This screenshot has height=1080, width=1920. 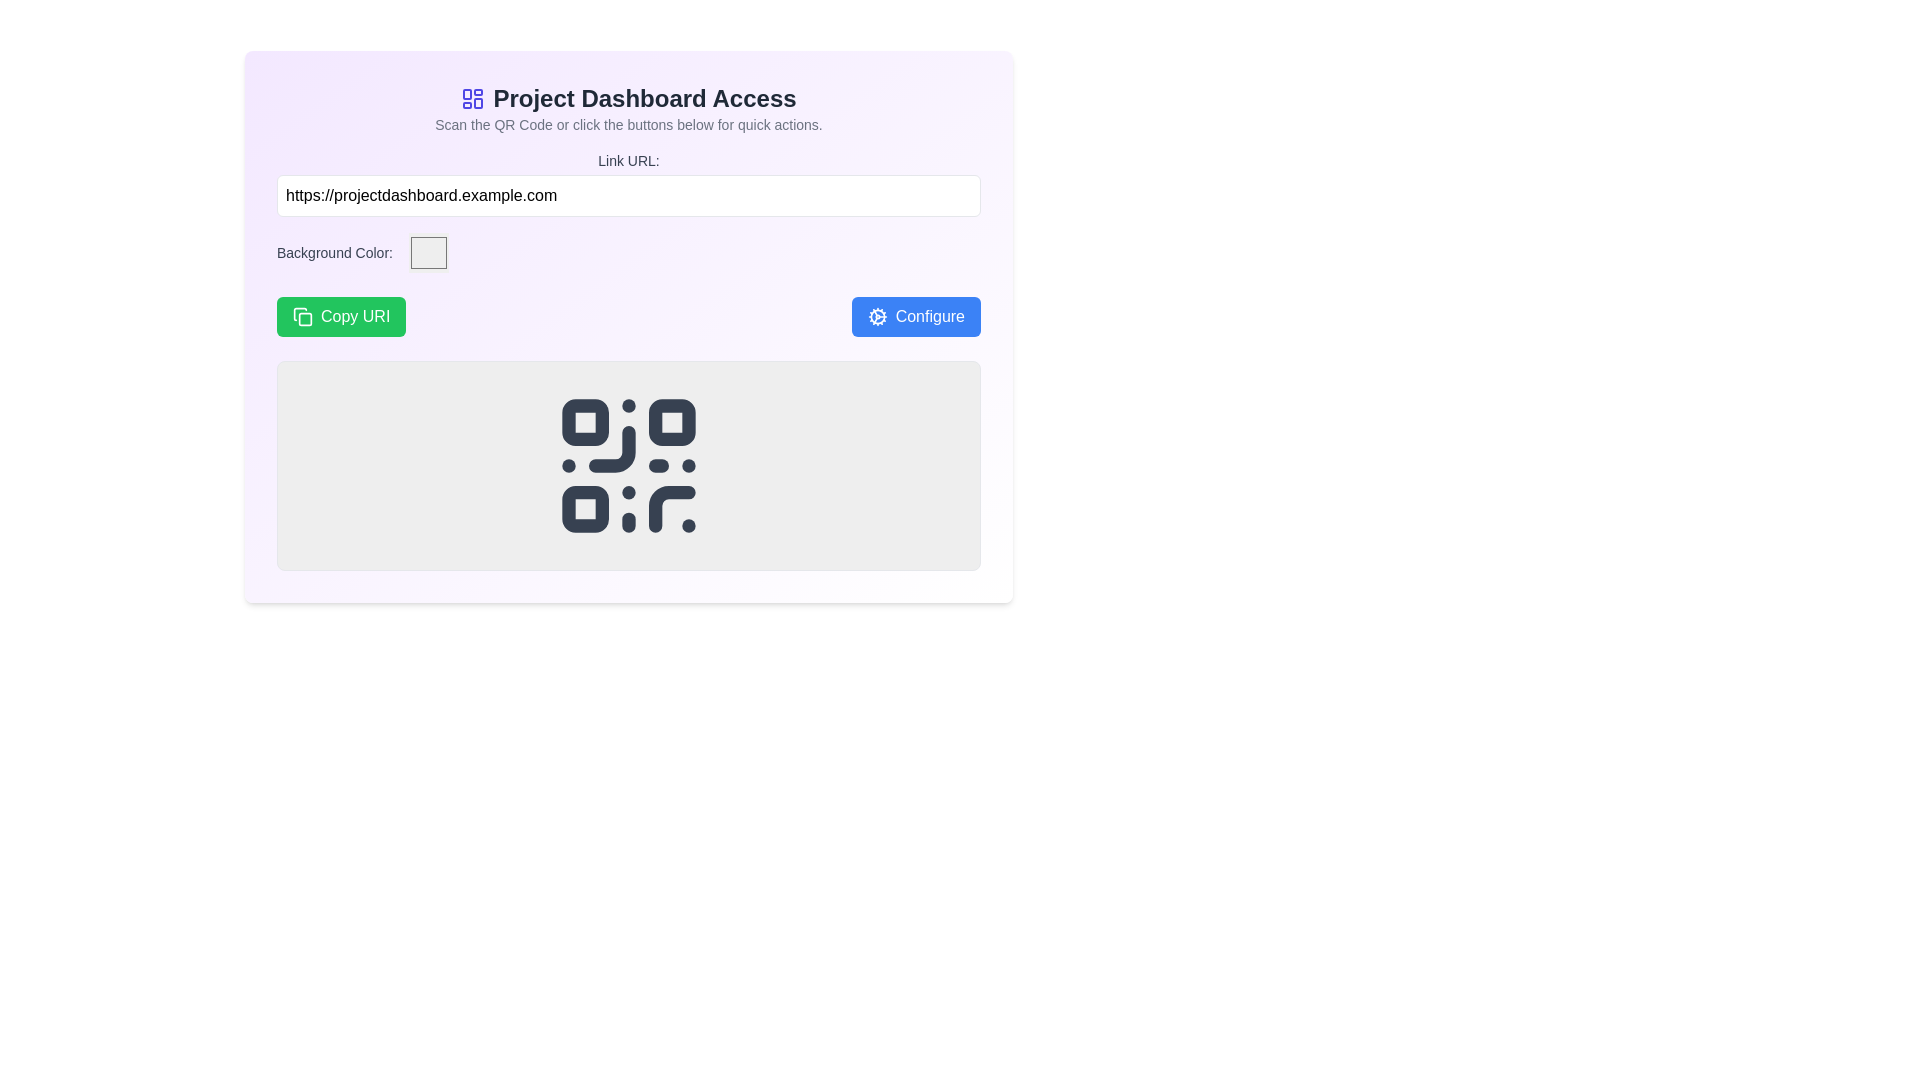 I want to click on the third square graphical component in the bottom-left quadrant of the QR code, which is part of the QR code pattern contributing to its functionality, so click(x=584, y=508).